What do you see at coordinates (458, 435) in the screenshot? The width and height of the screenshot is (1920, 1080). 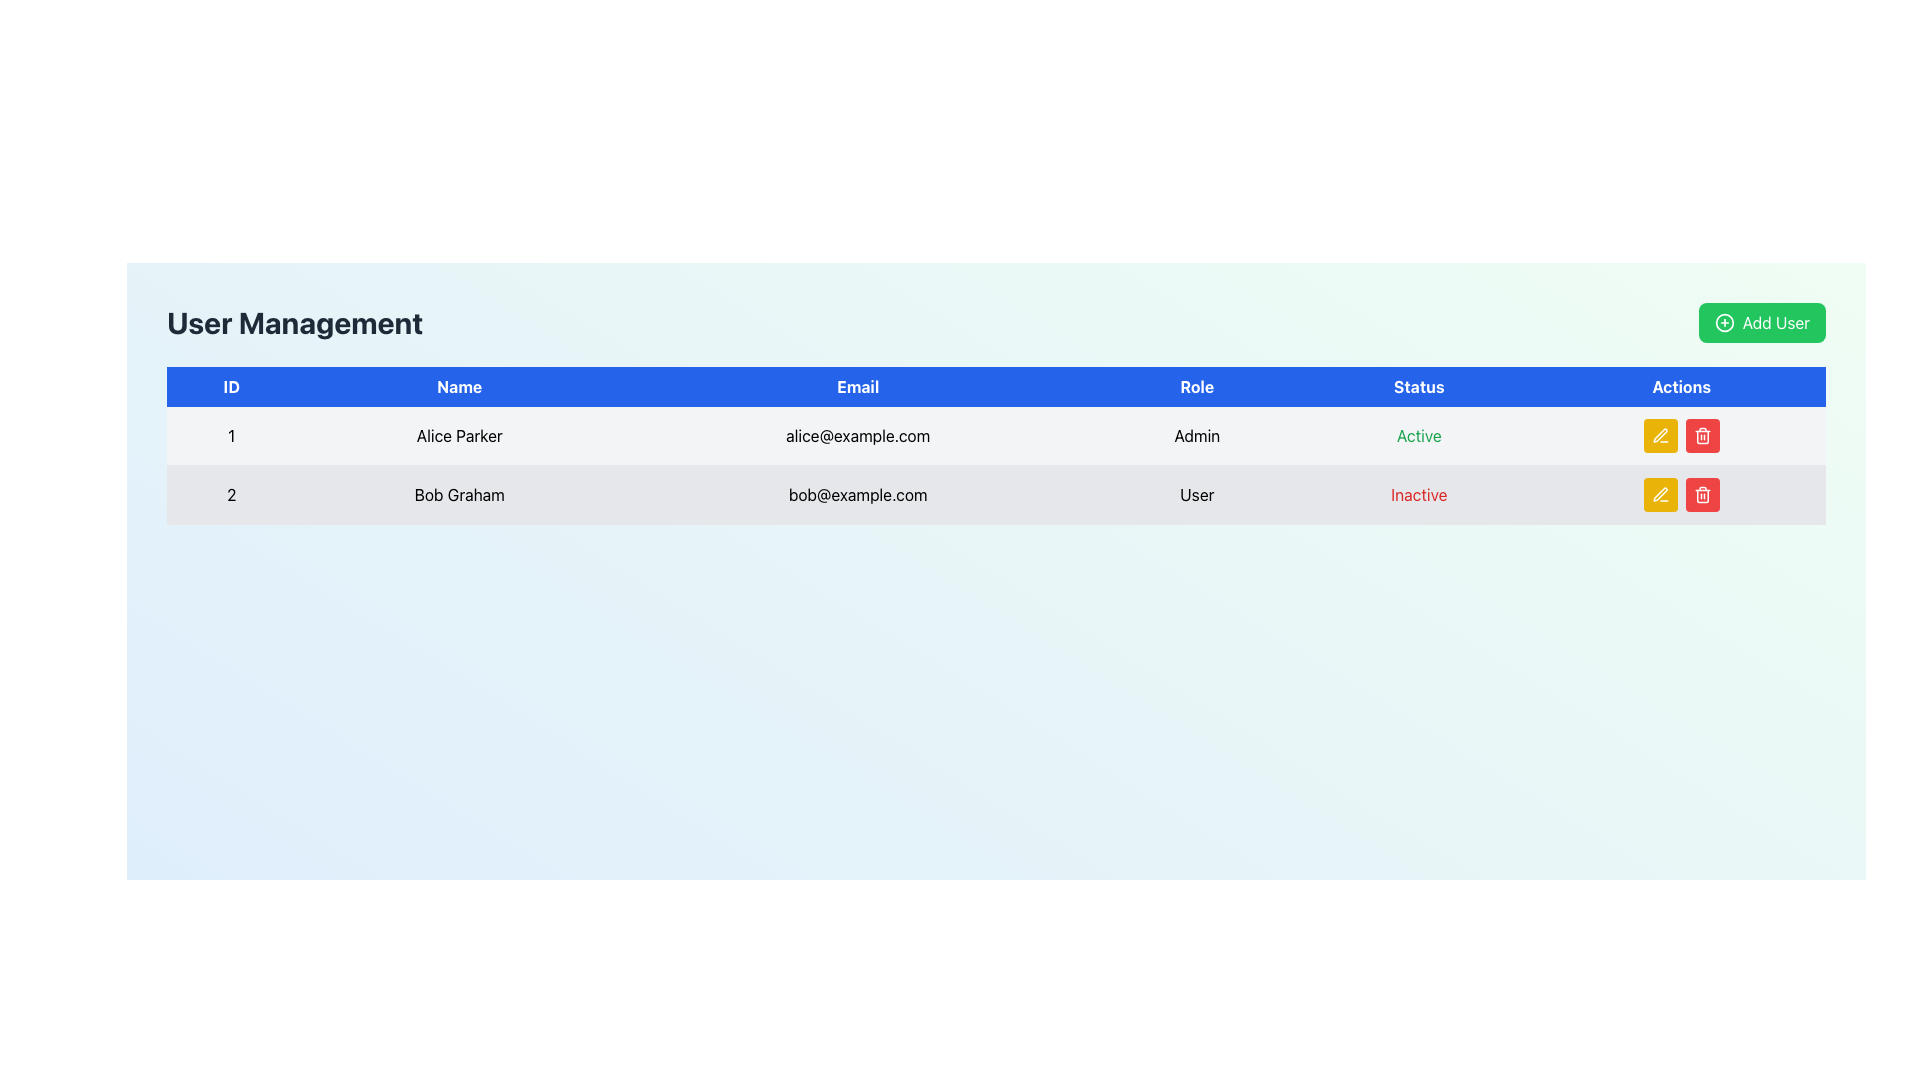 I see `the text display showing 'Alice Parker' in the second column of the user management table` at bounding box center [458, 435].